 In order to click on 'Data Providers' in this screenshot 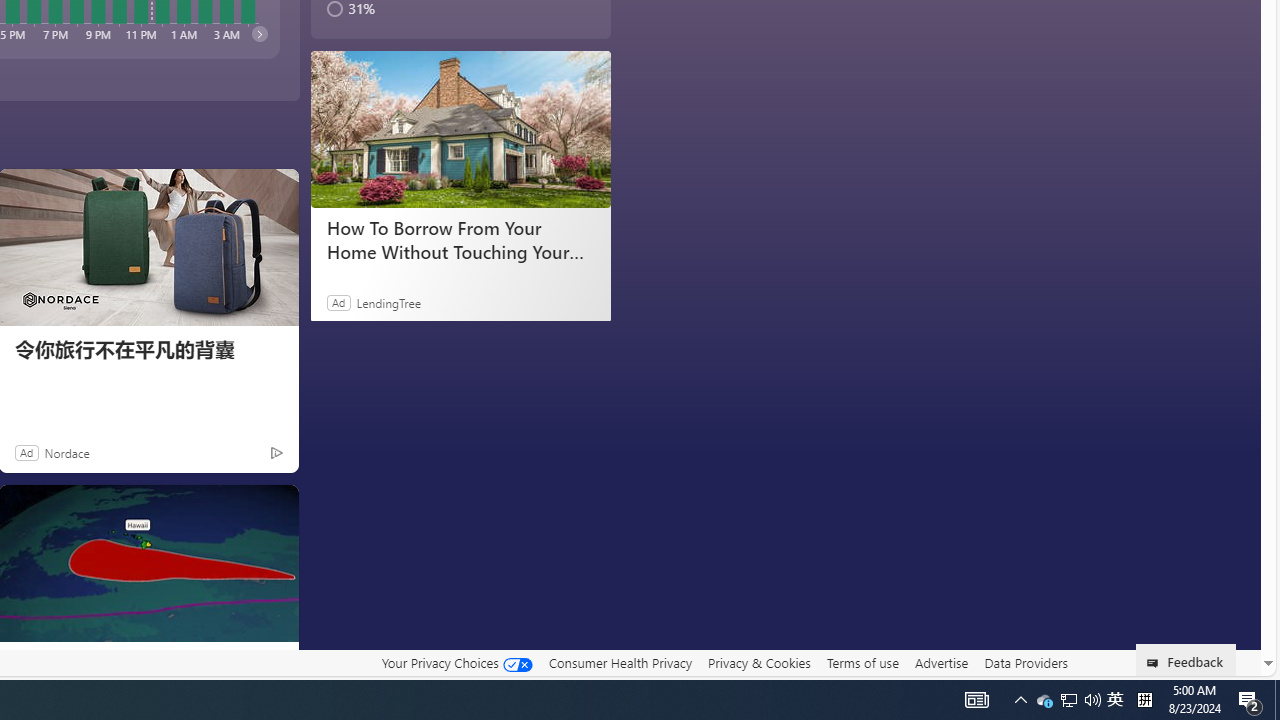, I will do `click(1025, 662)`.